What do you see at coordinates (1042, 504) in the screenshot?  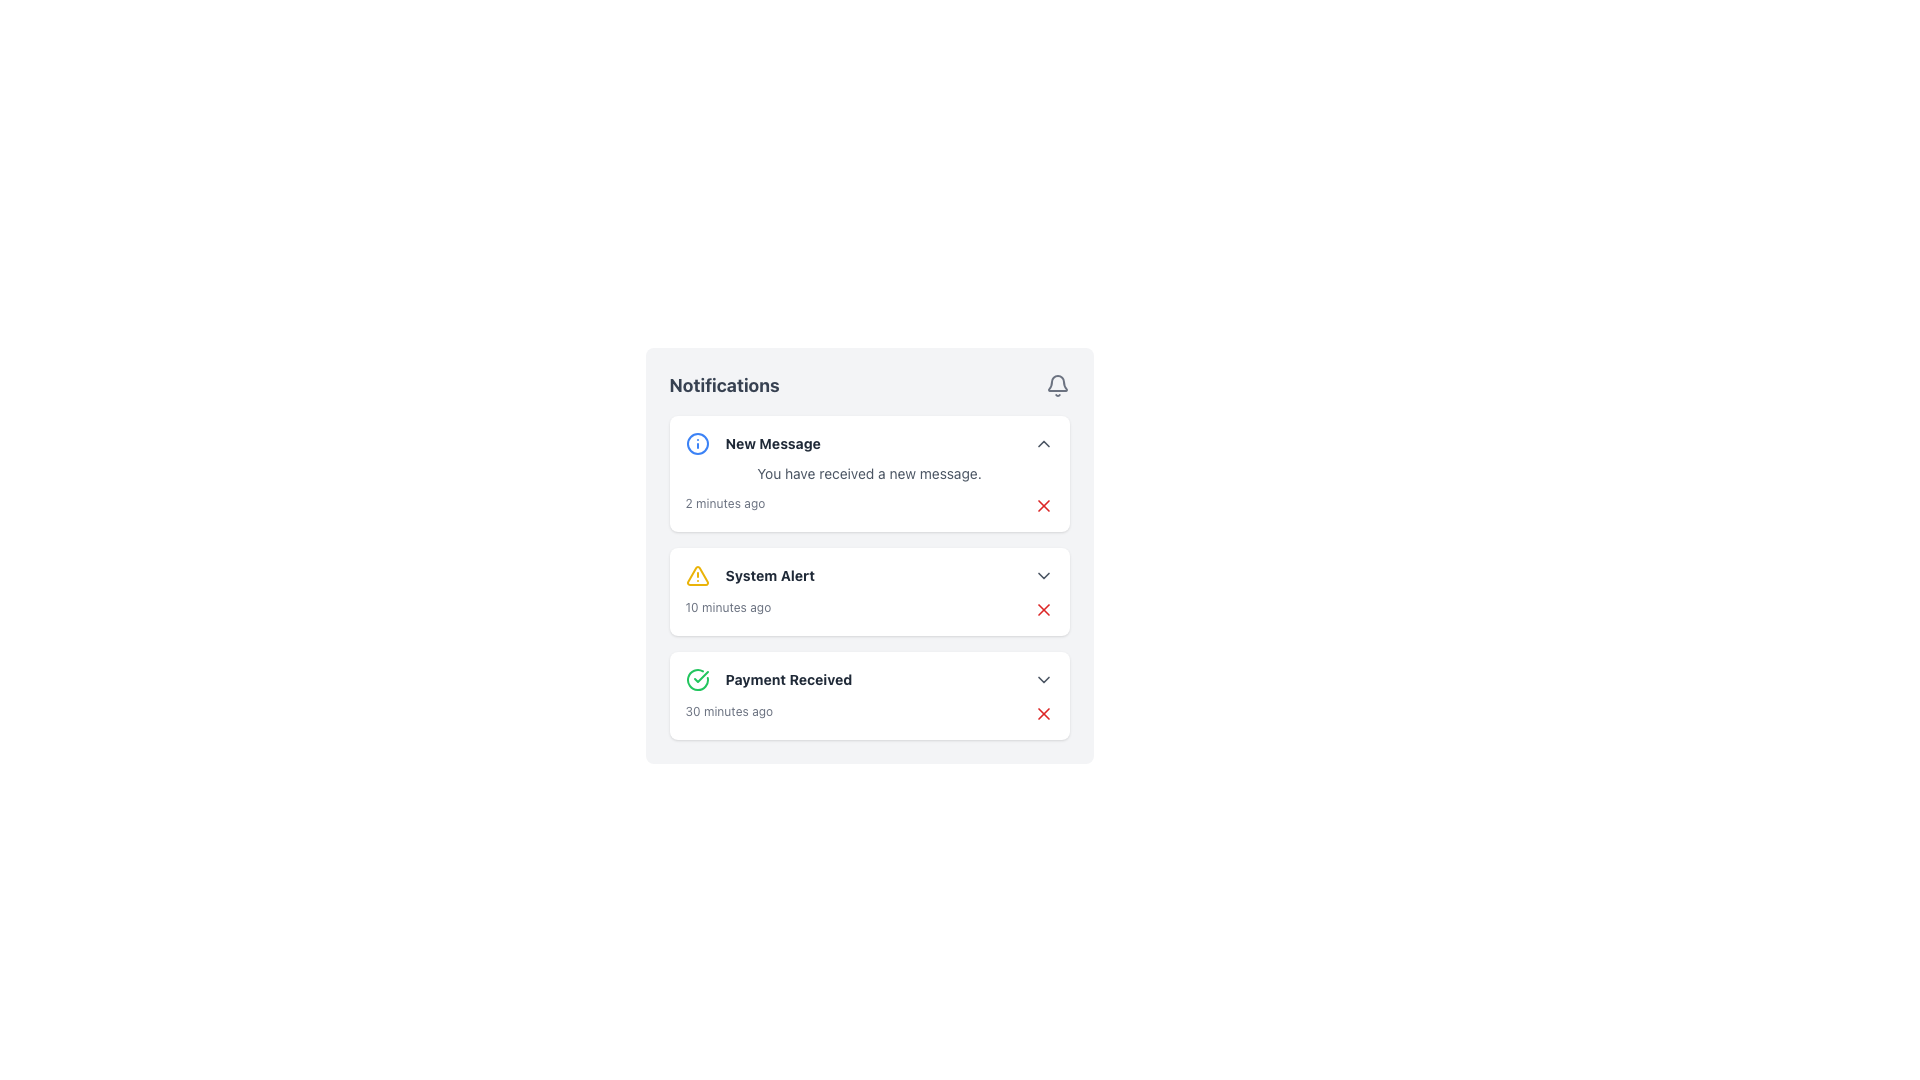 I see `the red 'X' icon` at bounding box center [1042, 504].